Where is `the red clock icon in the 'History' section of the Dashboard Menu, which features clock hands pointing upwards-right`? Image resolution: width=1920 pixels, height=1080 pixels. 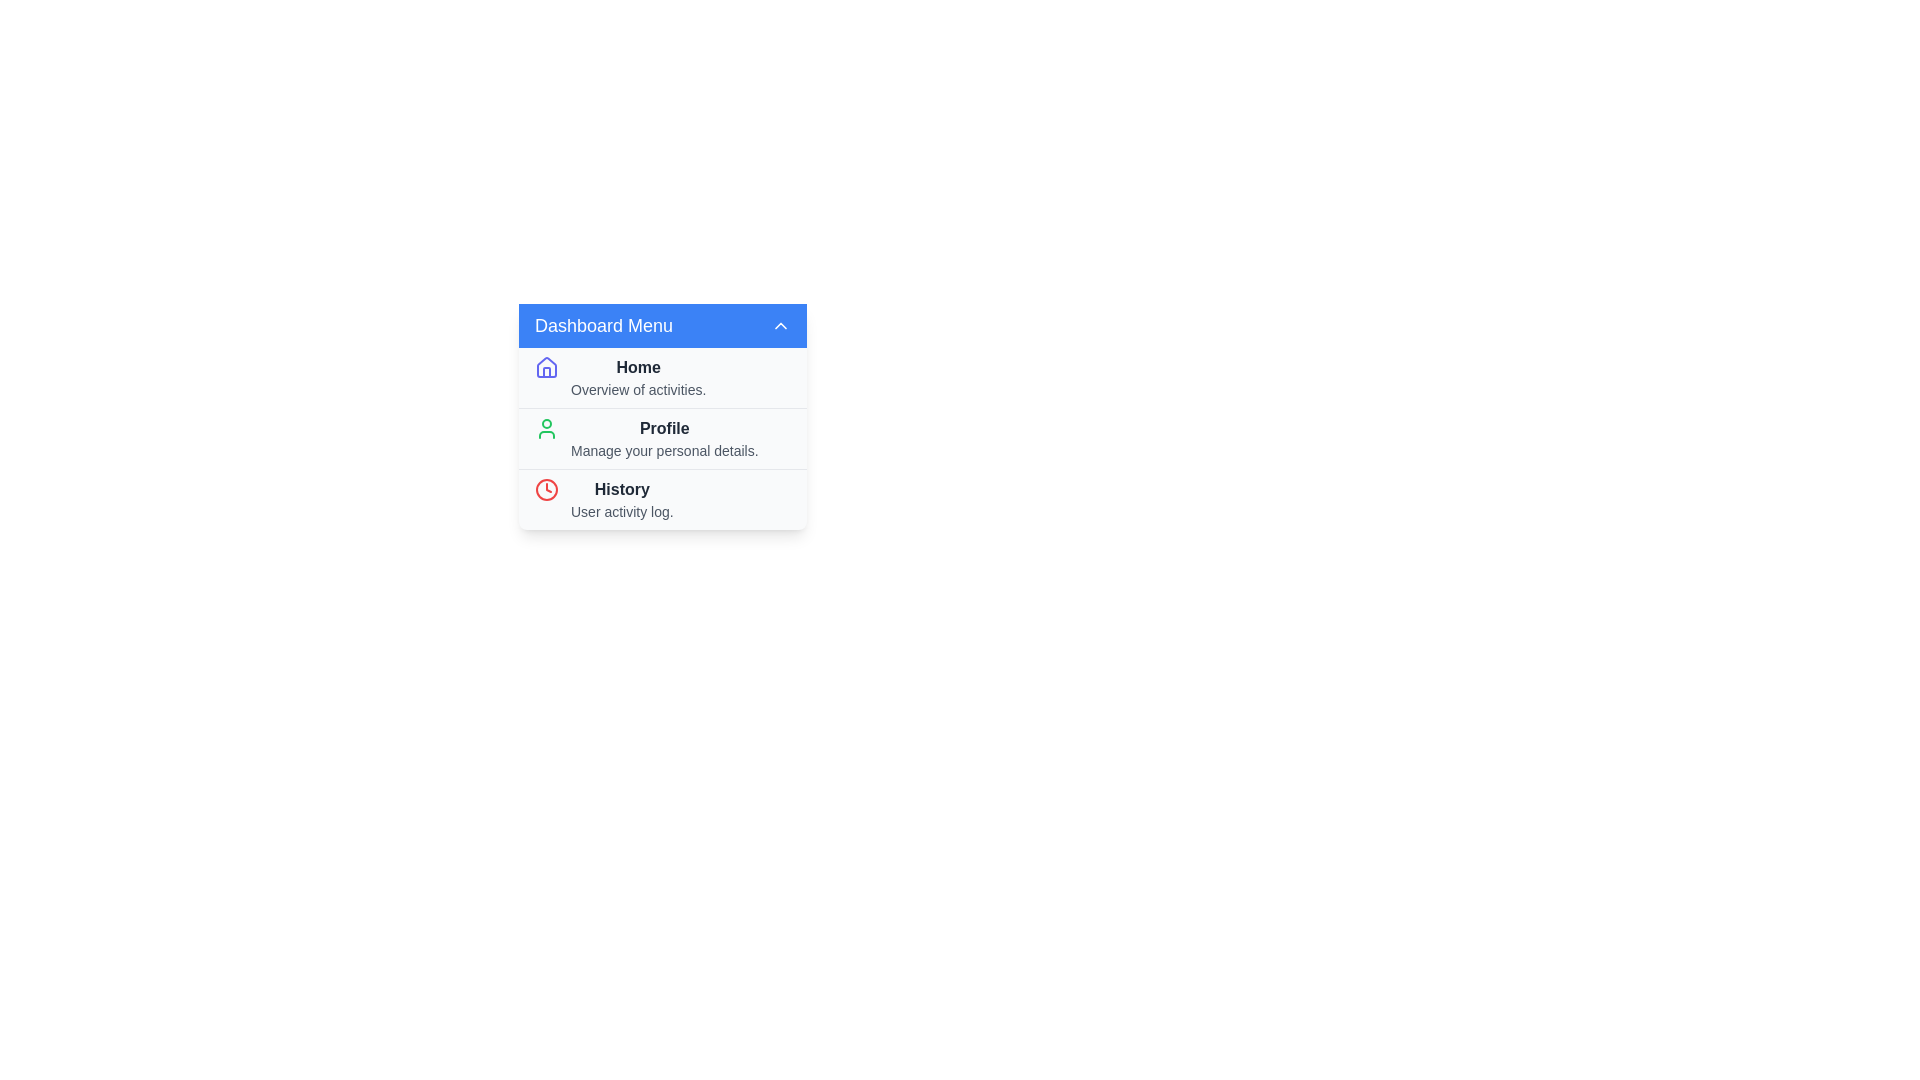
the red clock icon in the 'History' section of the Dashboard Menu, which features clock hands pointing upwards-right is located at coordinates (547, 489).